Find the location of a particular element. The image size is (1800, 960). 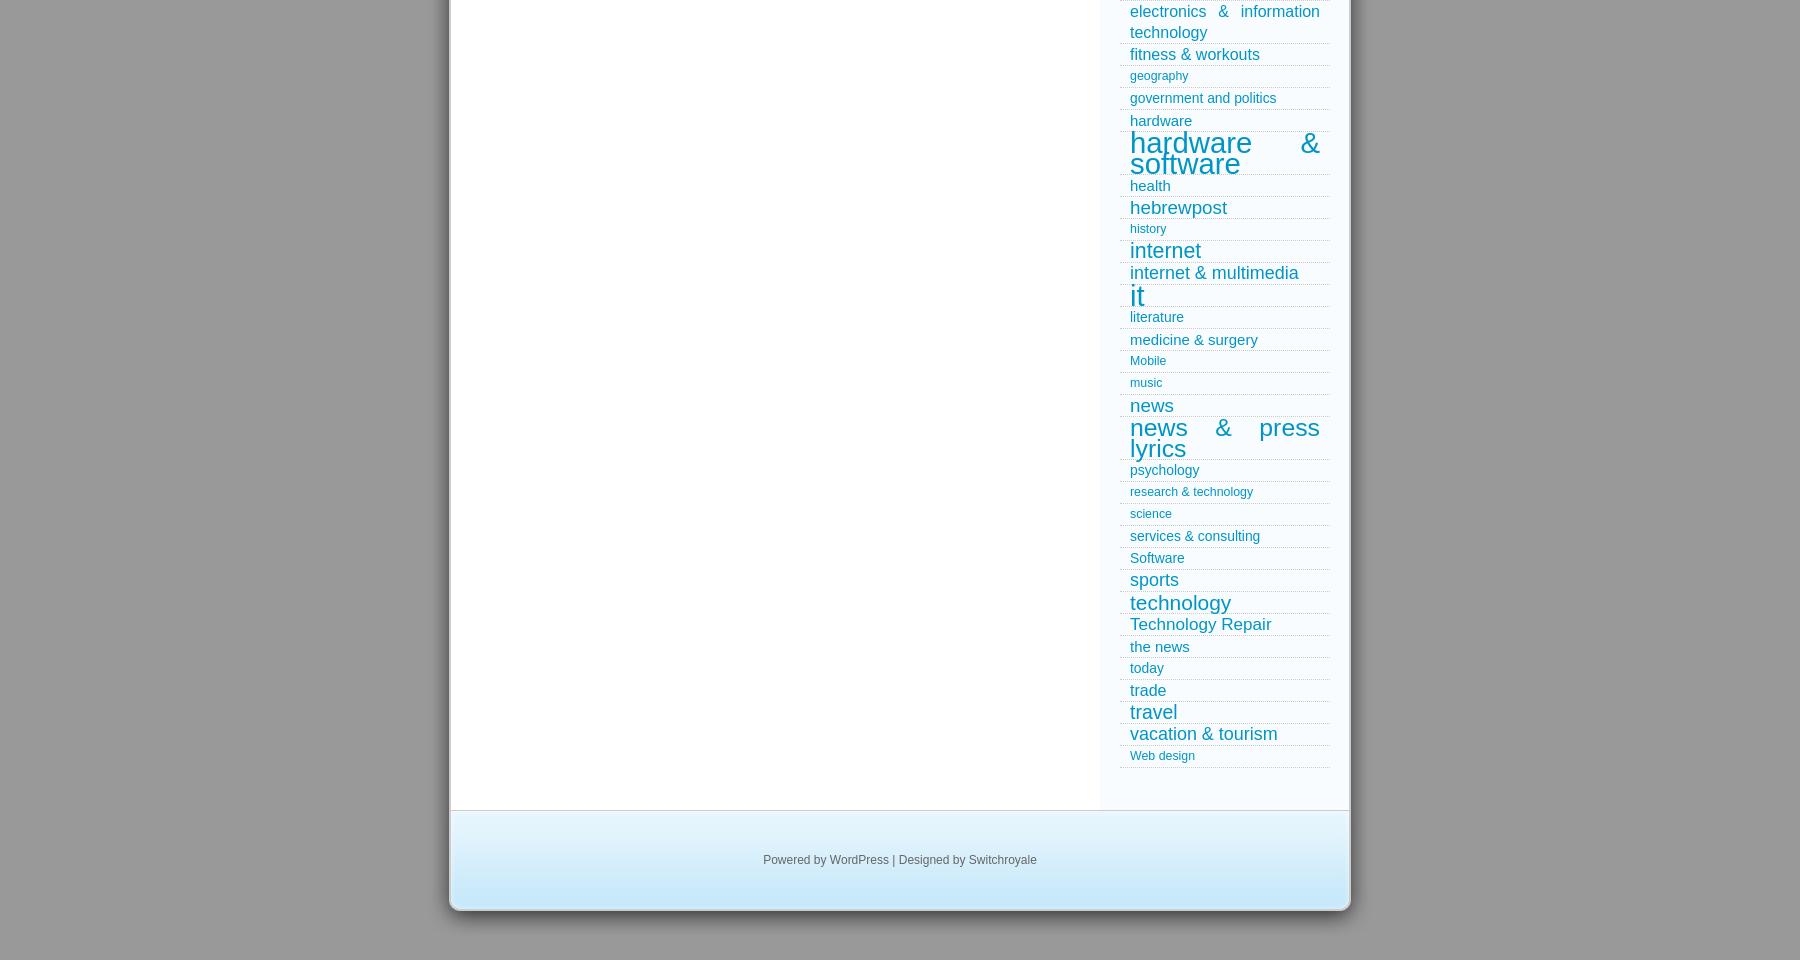

'news' is located at coordinates (1129, 404).